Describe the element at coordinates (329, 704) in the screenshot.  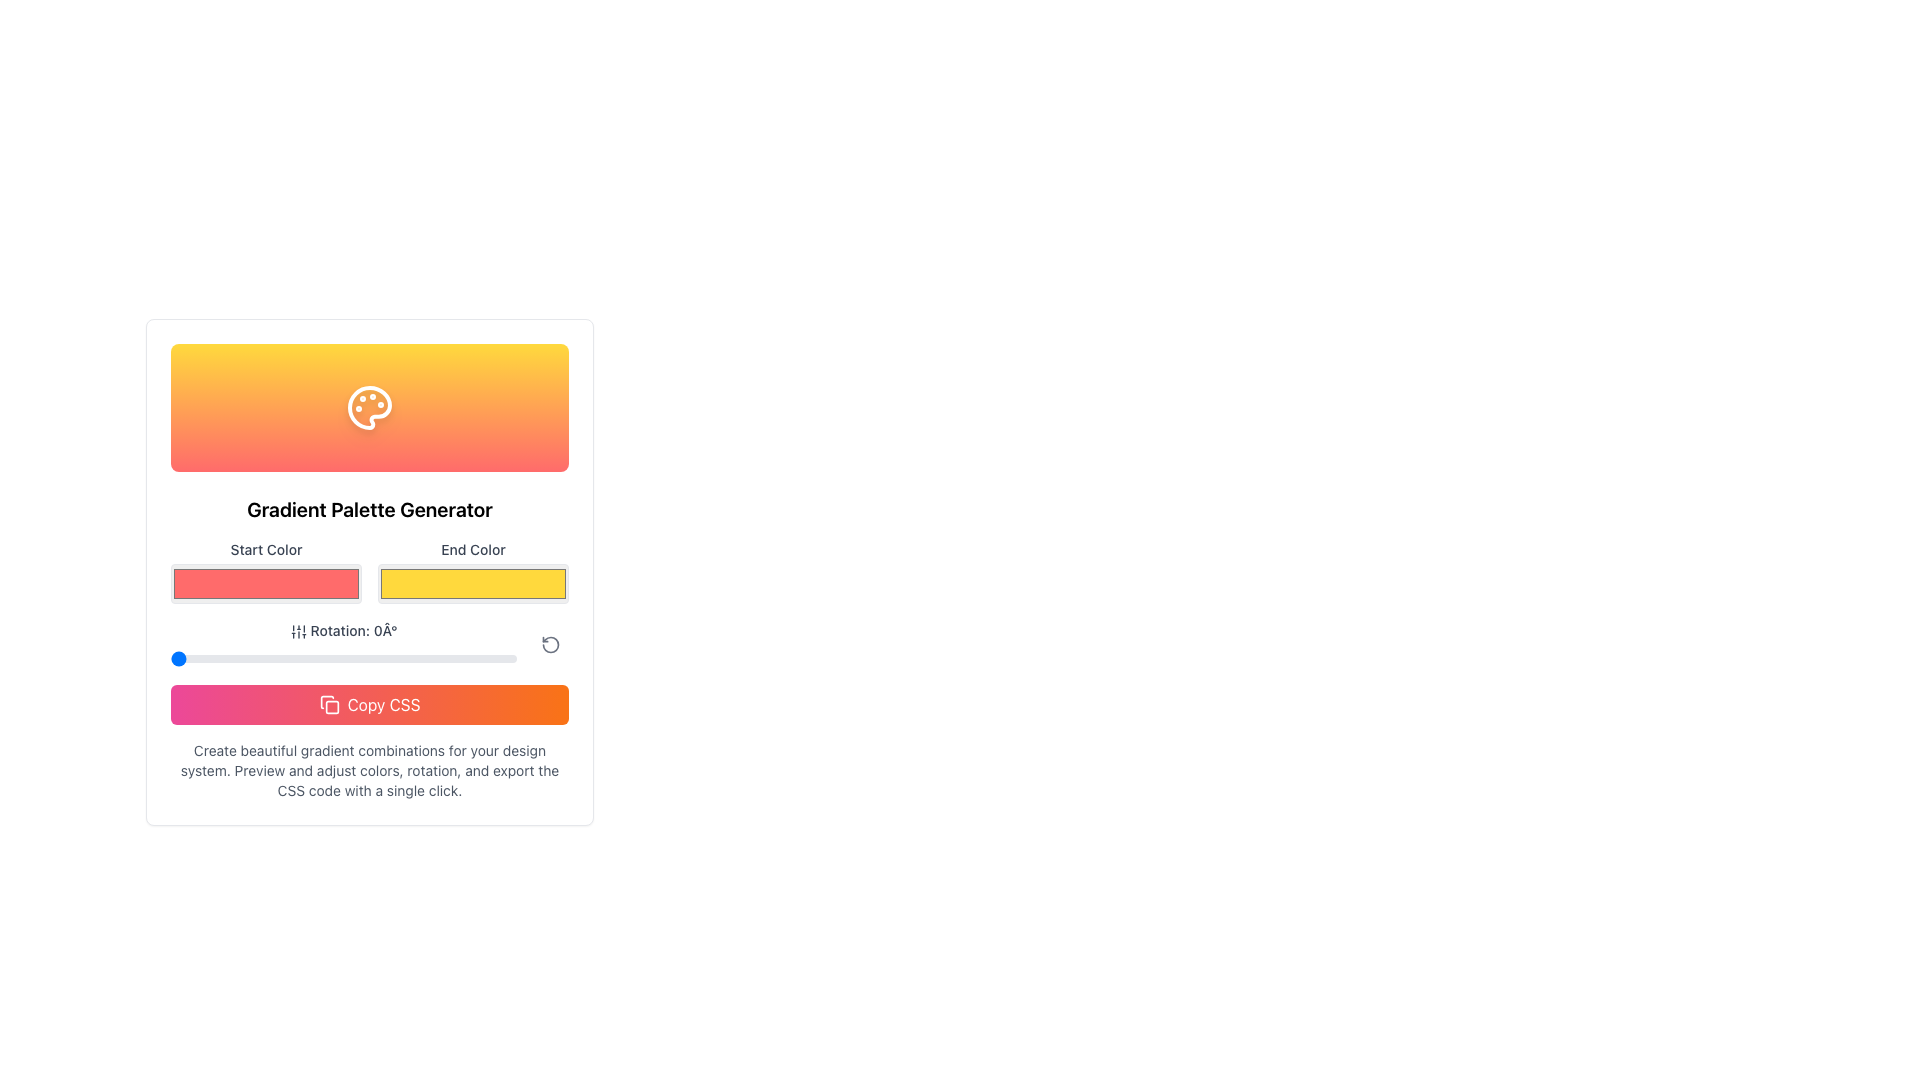
I see `the clipboard icon inside the 'Copy CSS' button, which is a clean, linear design element located in the lower portion of the interface` at that location.